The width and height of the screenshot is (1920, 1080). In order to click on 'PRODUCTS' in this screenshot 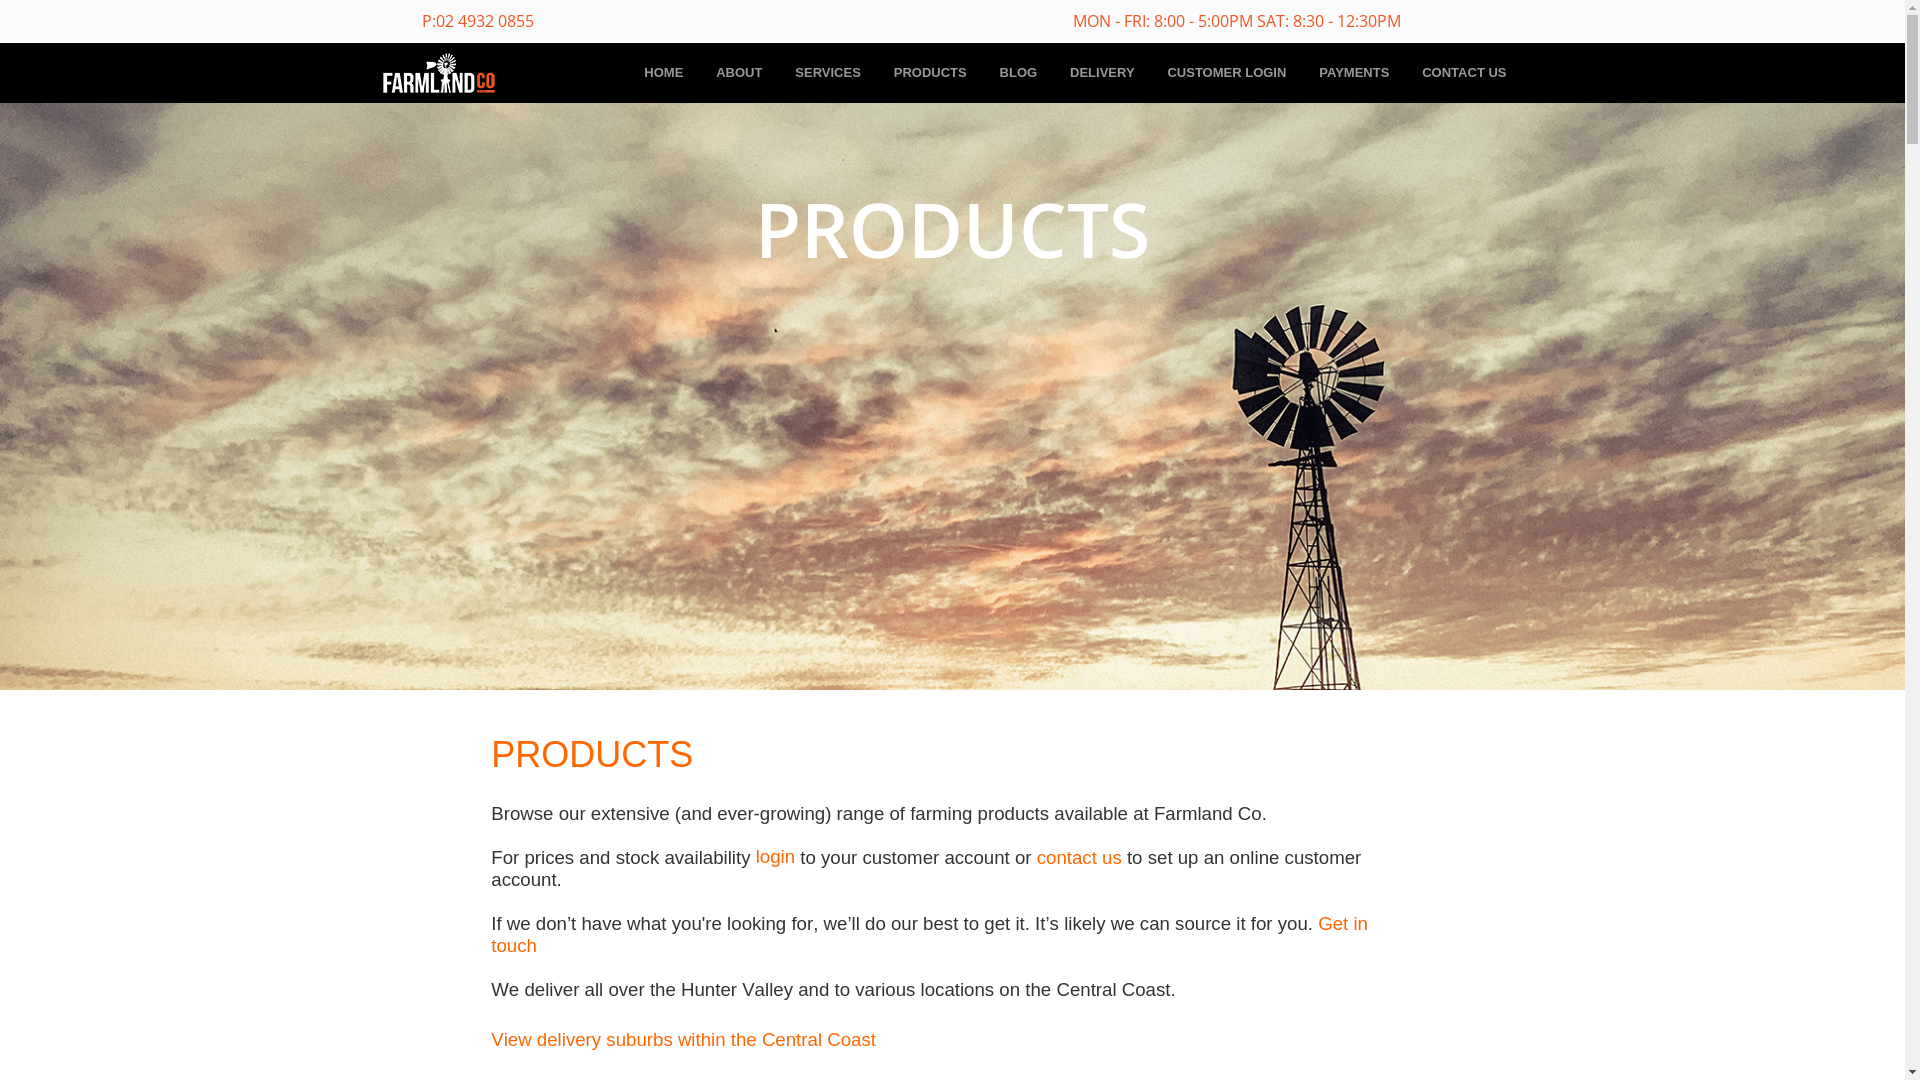, I will do `click(929, 72)`.